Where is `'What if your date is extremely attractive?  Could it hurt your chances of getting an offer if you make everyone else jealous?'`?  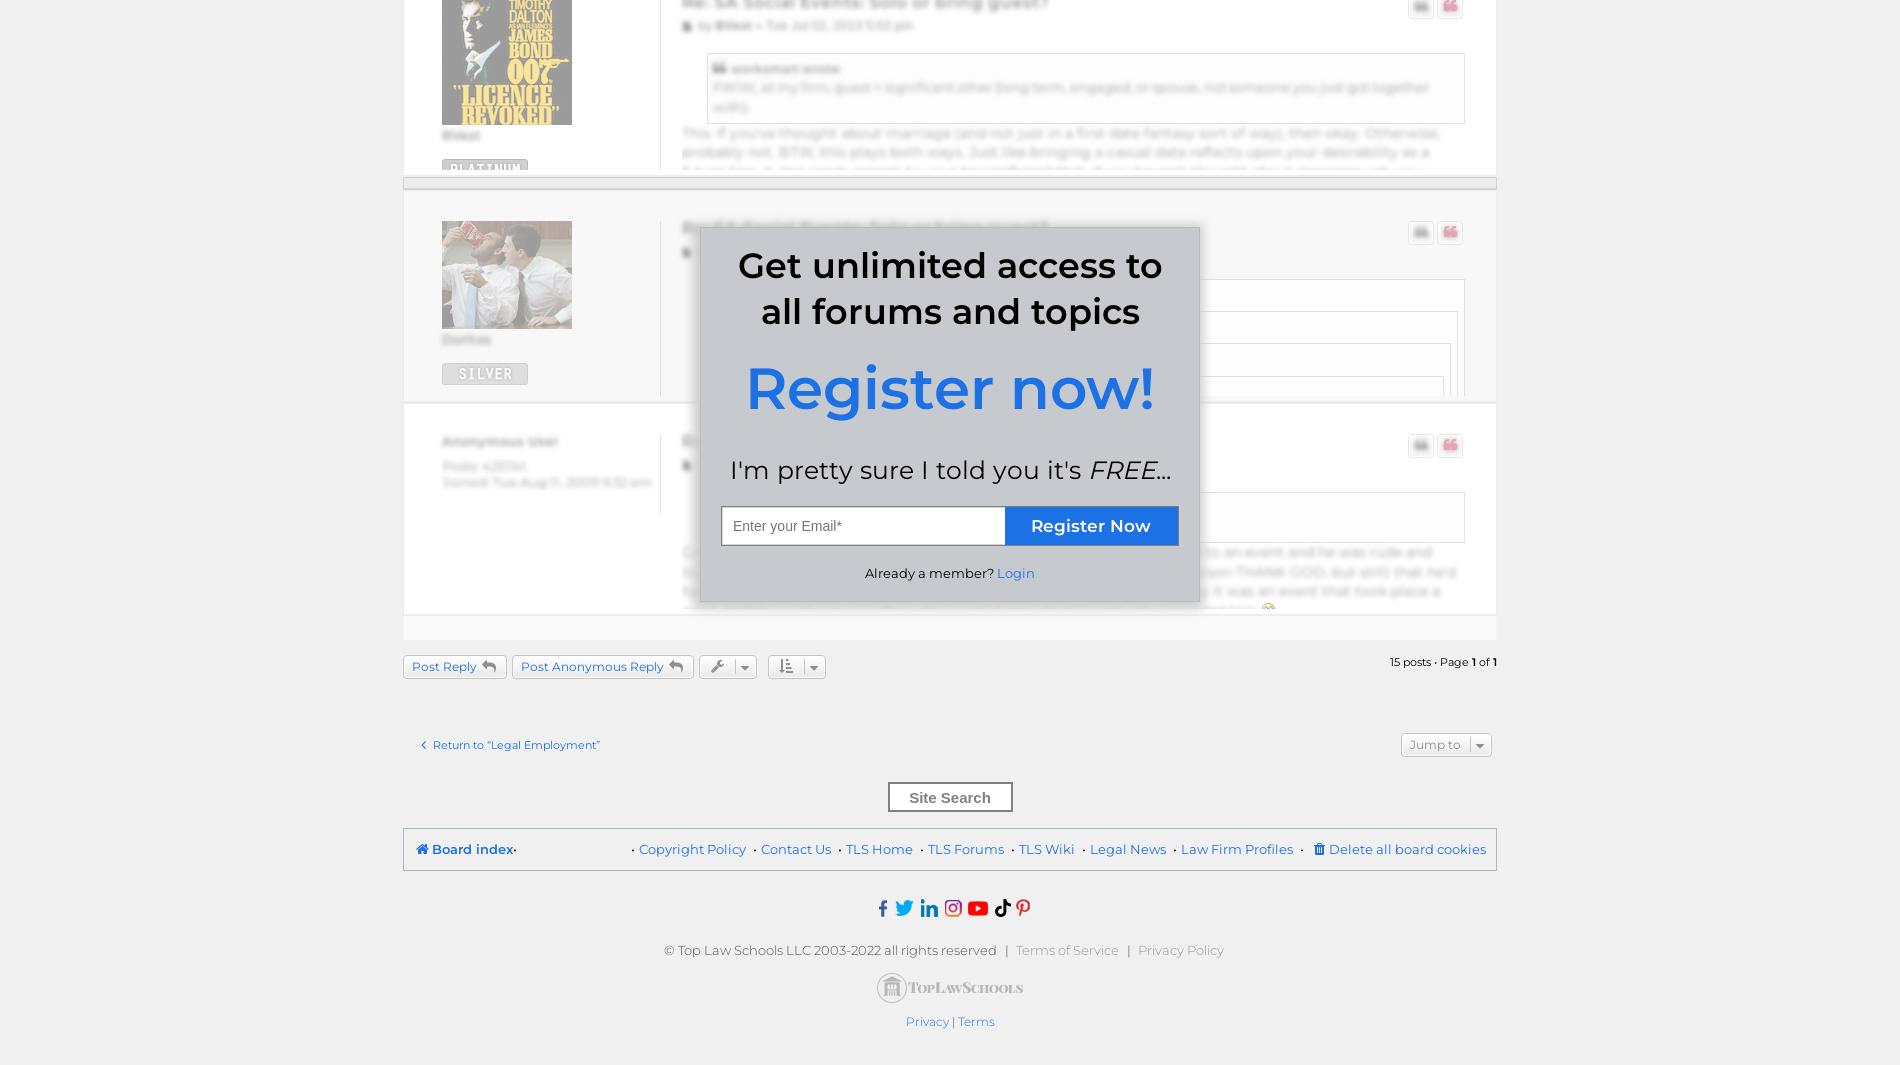
'What if your date is extremely attractive?  Could it hurt your chances of getting an offer if you make everyone else jealous?' is located at coordinates (1097, 418).